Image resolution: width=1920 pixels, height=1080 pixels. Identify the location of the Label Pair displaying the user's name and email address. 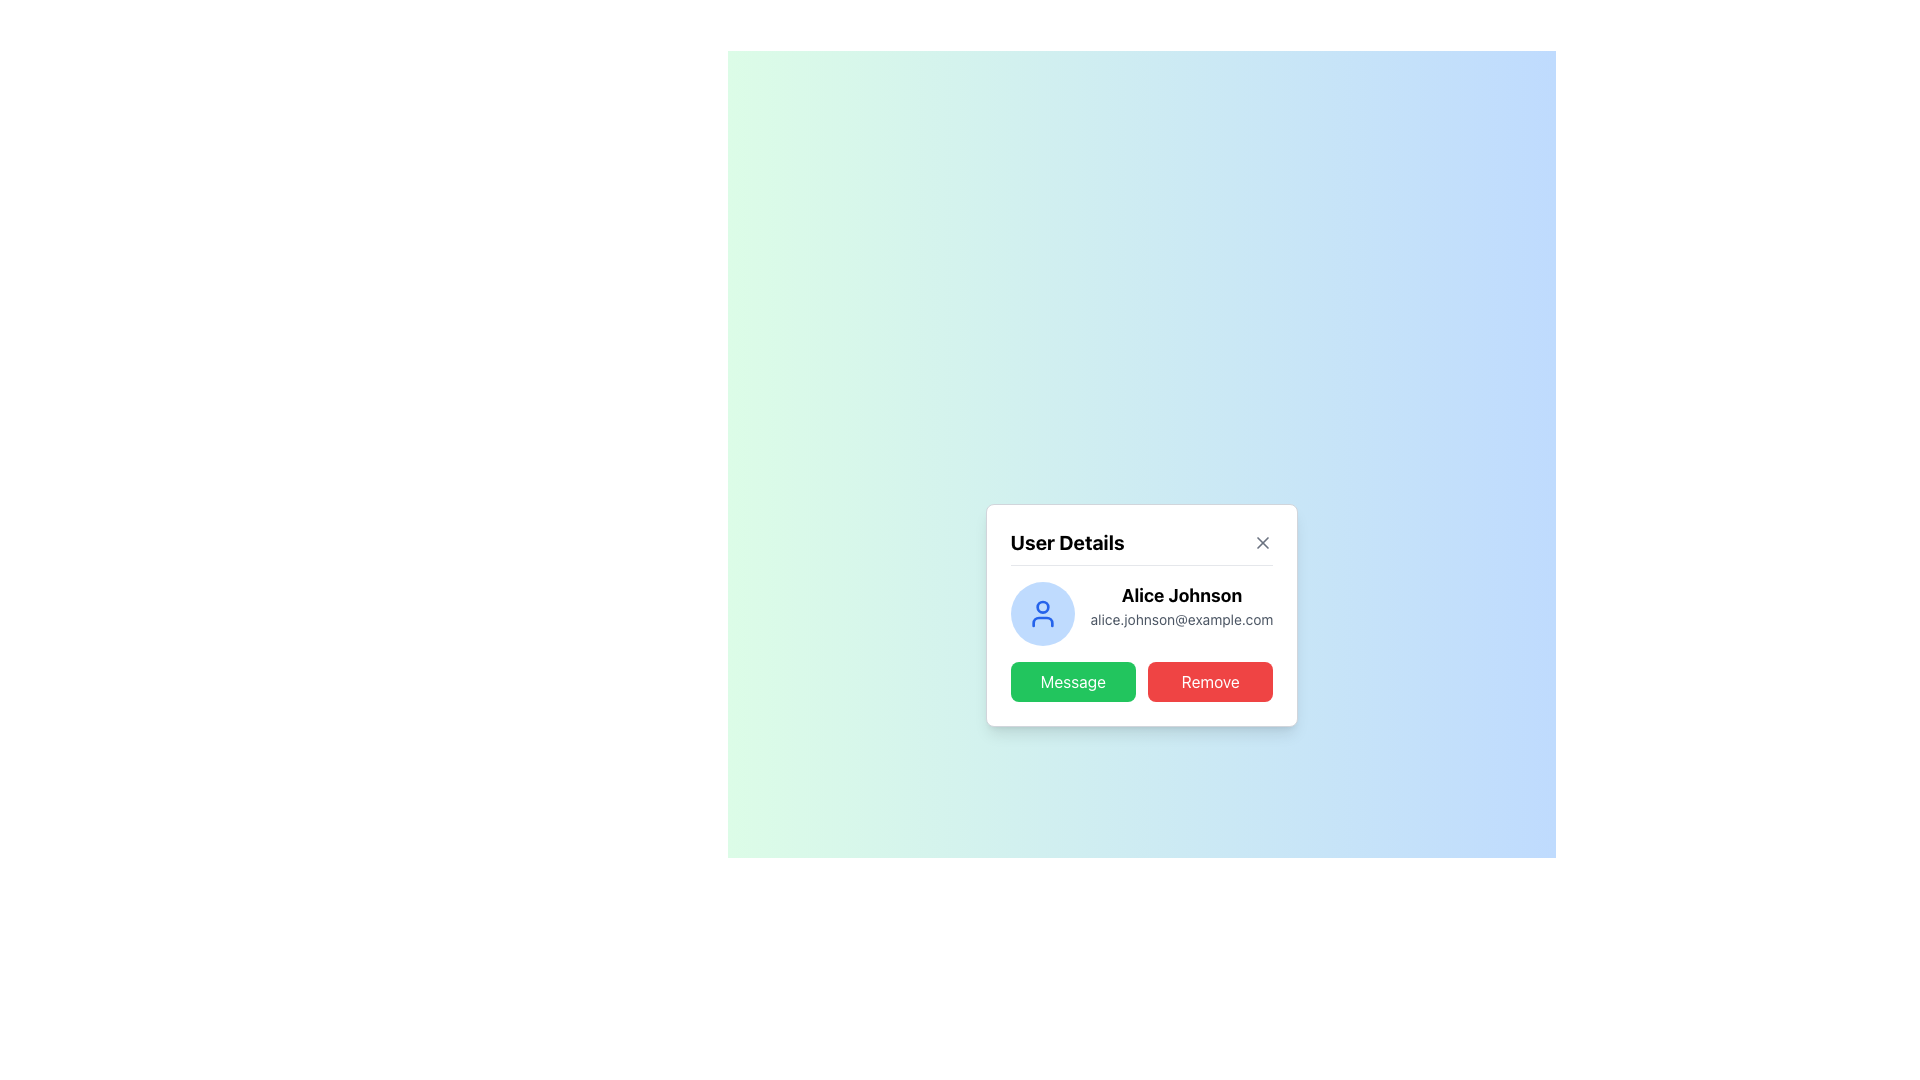
(1181, 612).